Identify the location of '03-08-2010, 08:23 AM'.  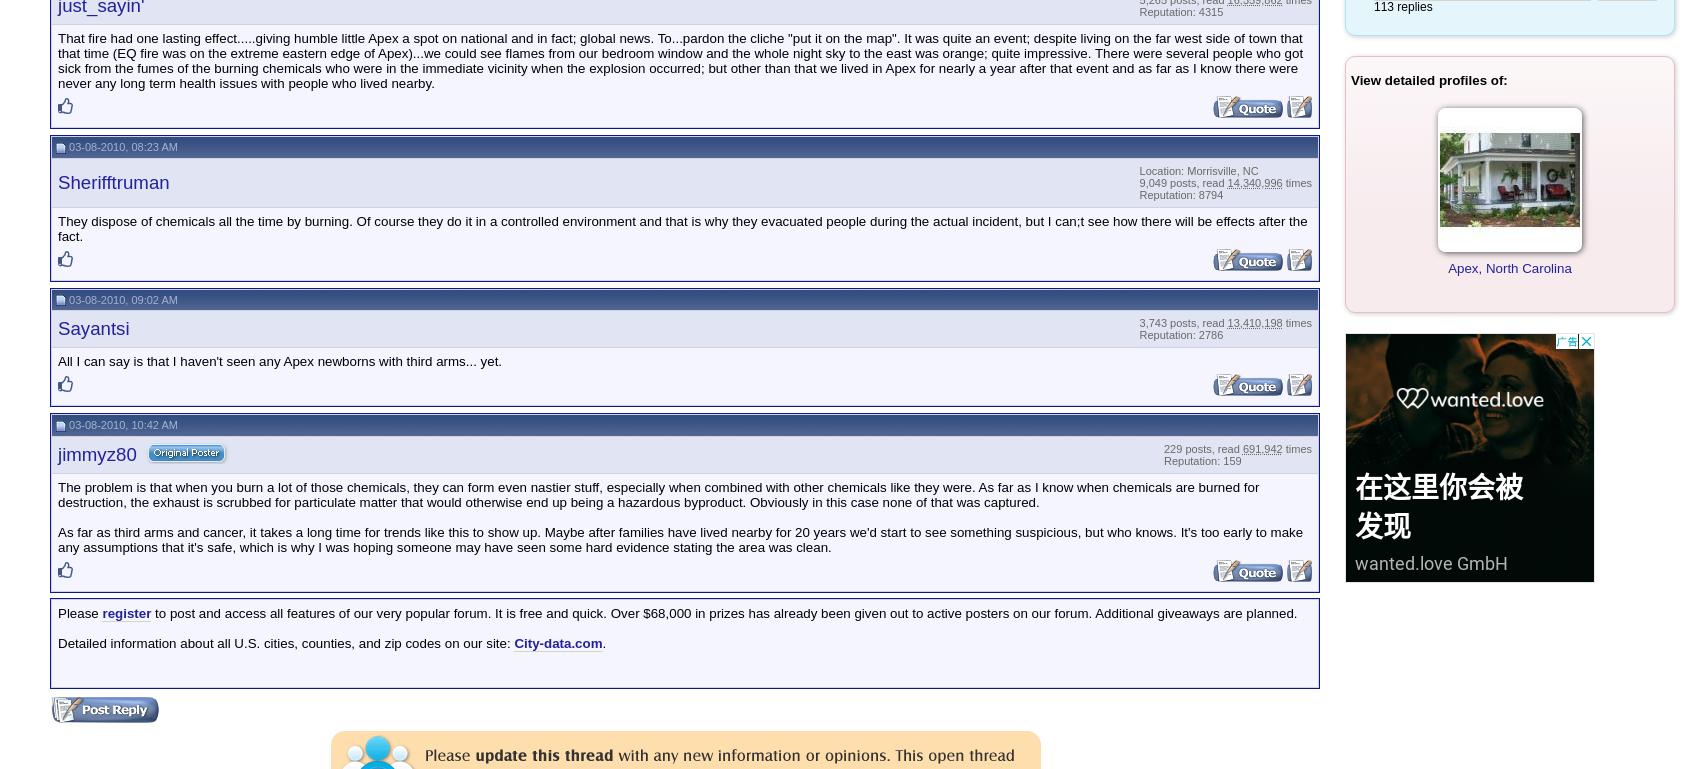
(65, 146).